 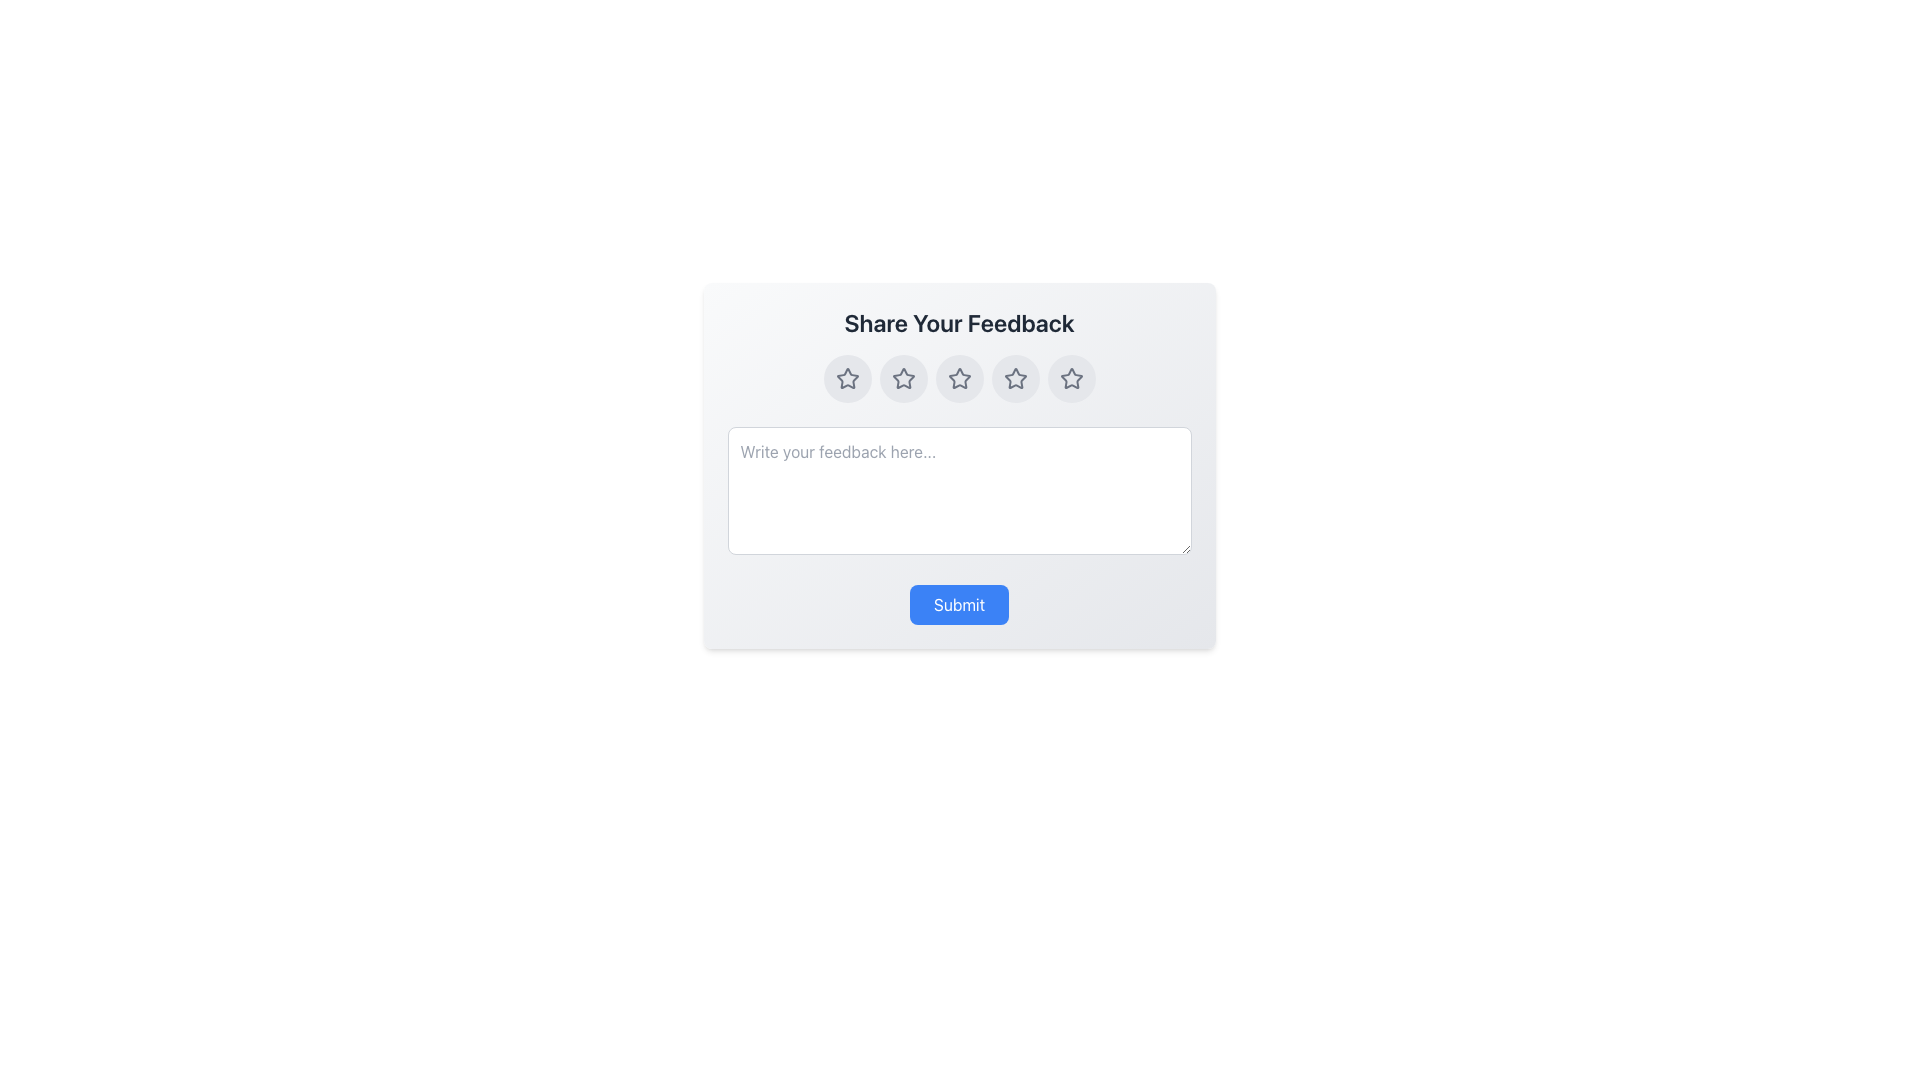 I want to click on the fourth star-shaped rating icon, which is gray with a hollow center, so click(x=1015, y=378).